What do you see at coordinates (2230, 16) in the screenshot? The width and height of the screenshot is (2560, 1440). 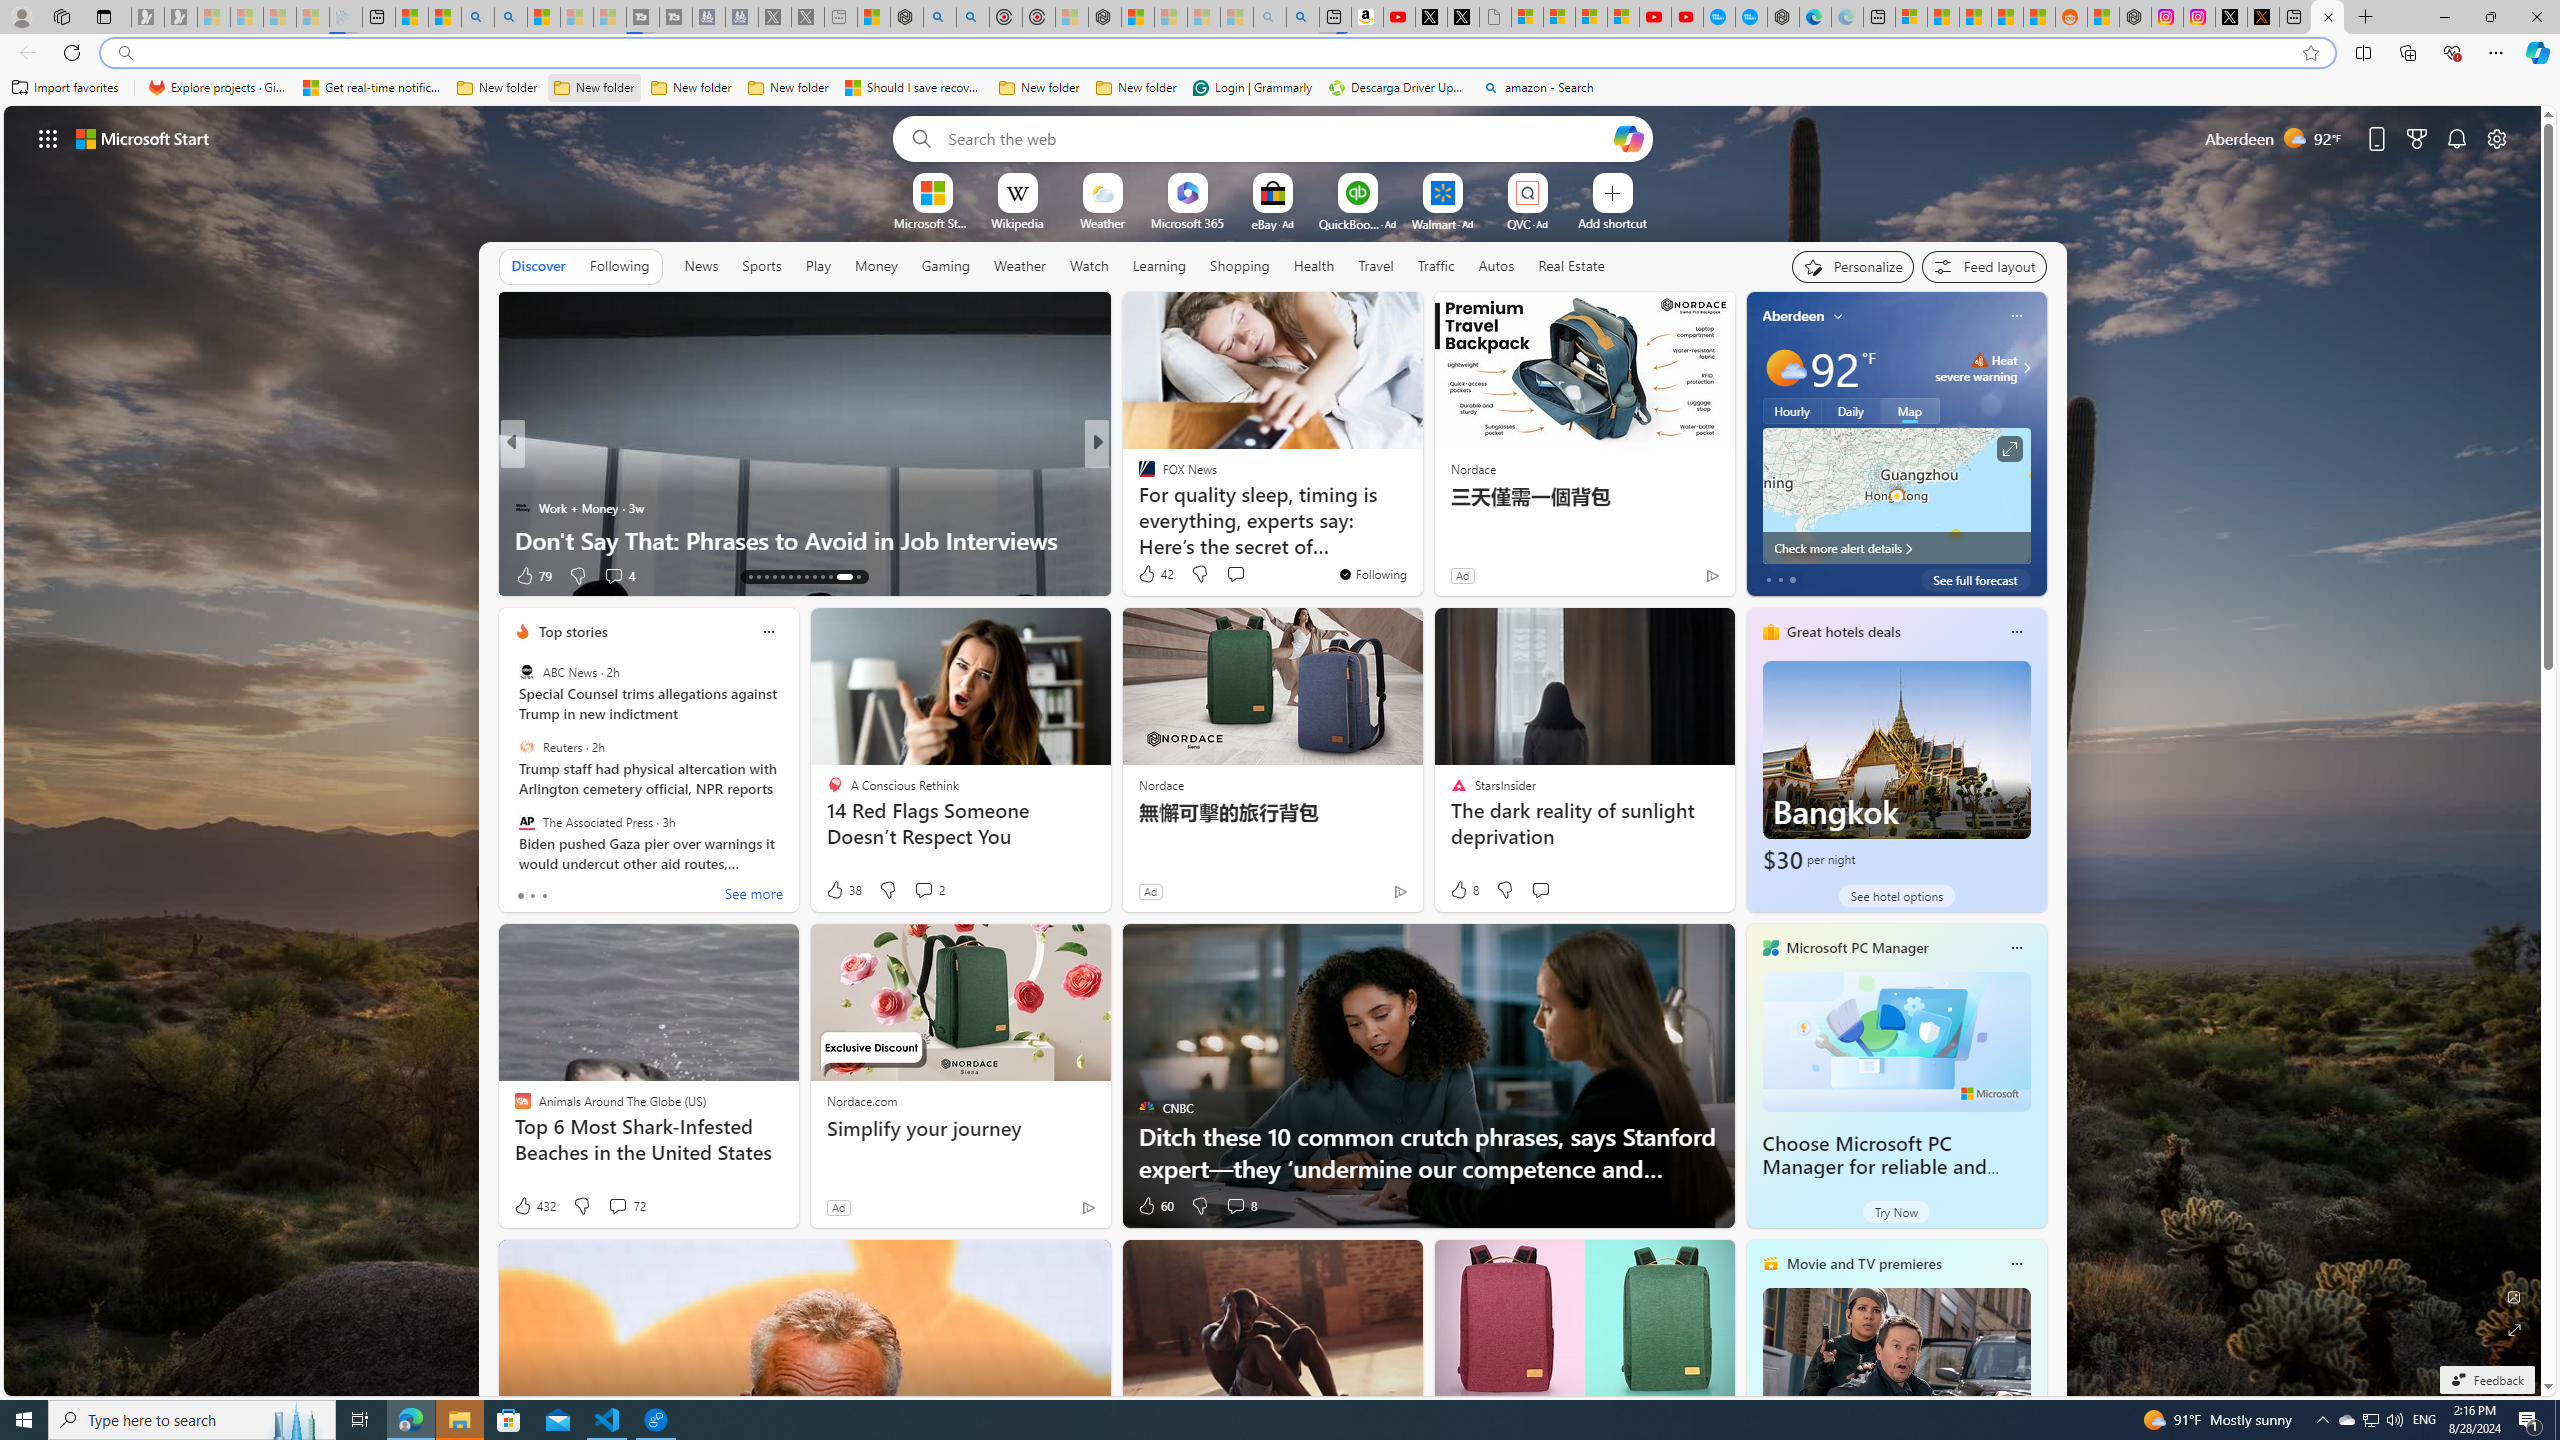 I see `'Log in to X / X'` at bounding box center [2230, 16].